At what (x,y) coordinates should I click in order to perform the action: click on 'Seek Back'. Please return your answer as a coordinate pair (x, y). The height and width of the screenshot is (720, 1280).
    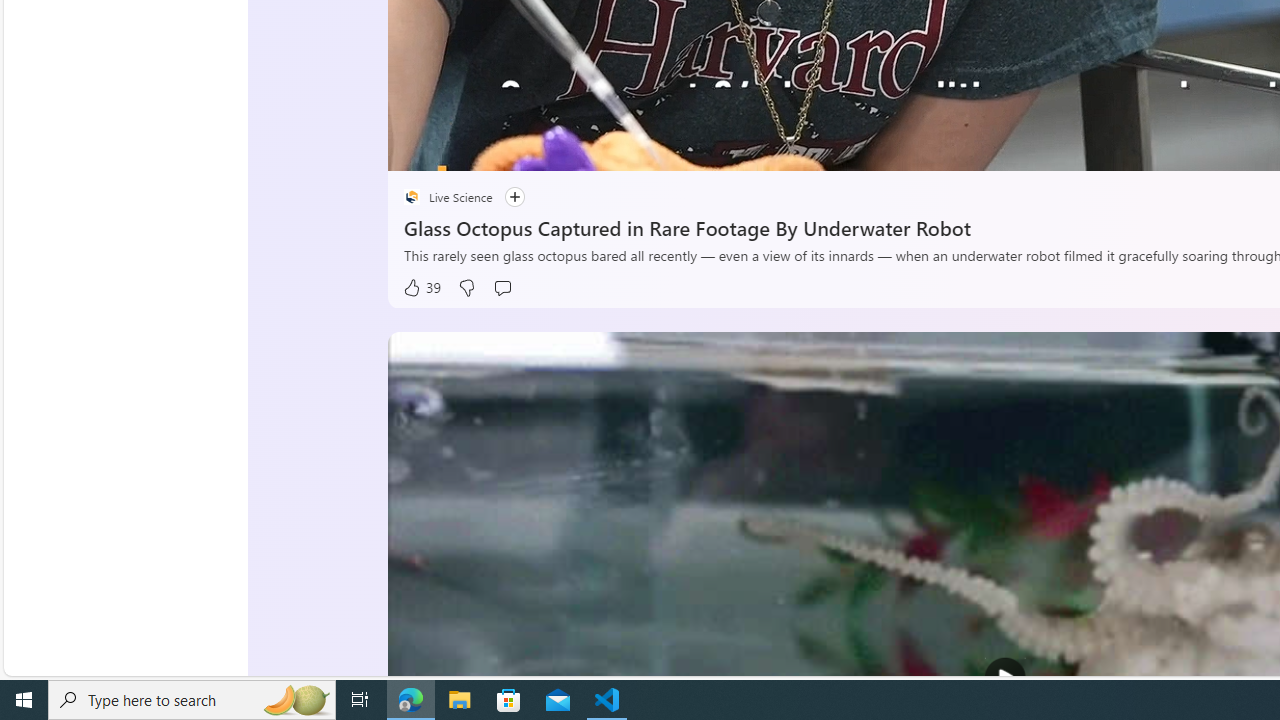
    Looking at the image, I should click on (456, 148).